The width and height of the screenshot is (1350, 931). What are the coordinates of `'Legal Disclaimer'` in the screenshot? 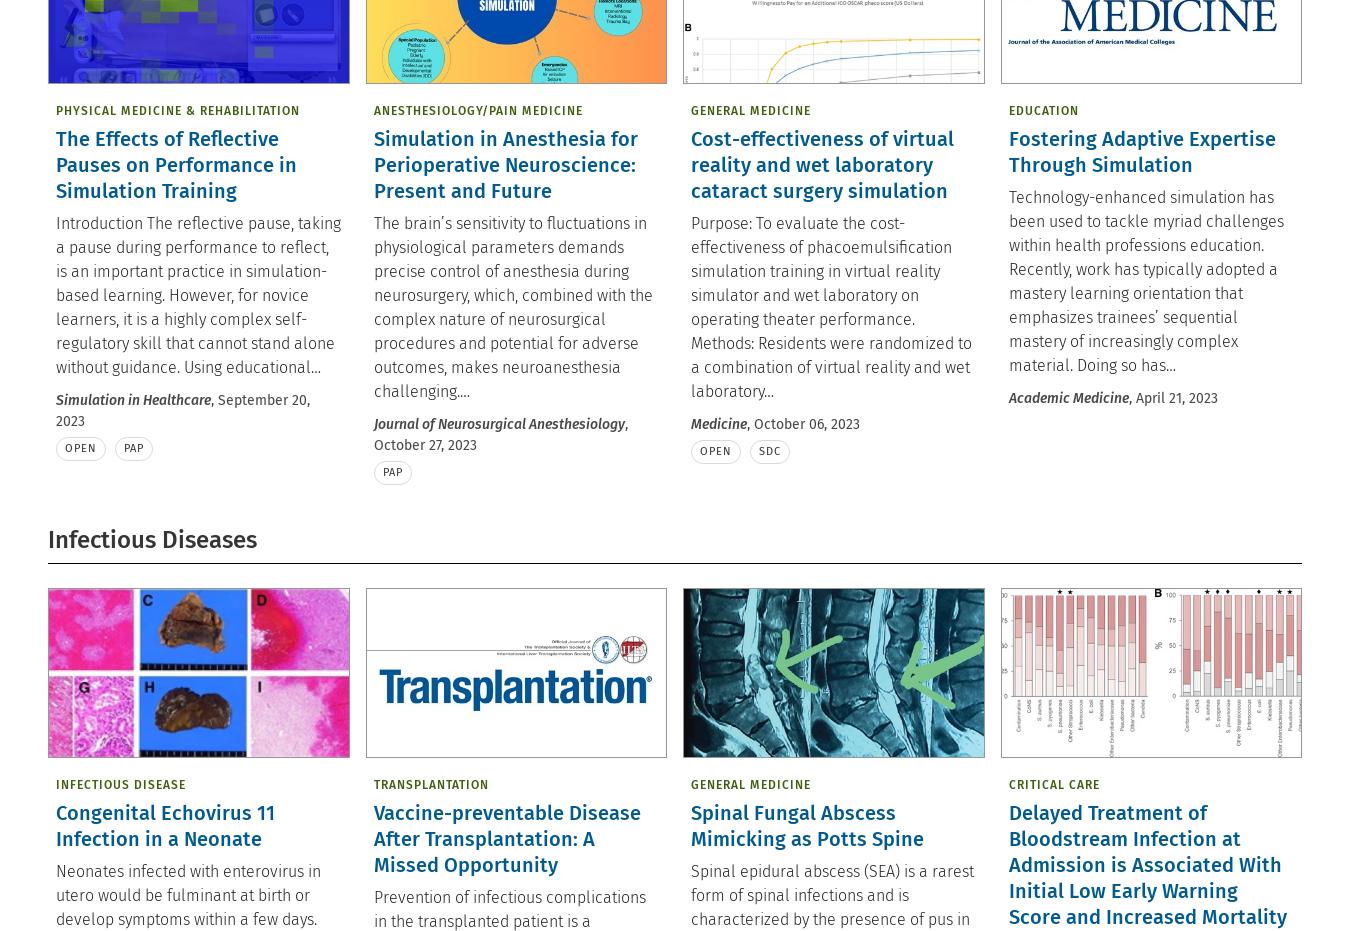 It's located at (524, 134).